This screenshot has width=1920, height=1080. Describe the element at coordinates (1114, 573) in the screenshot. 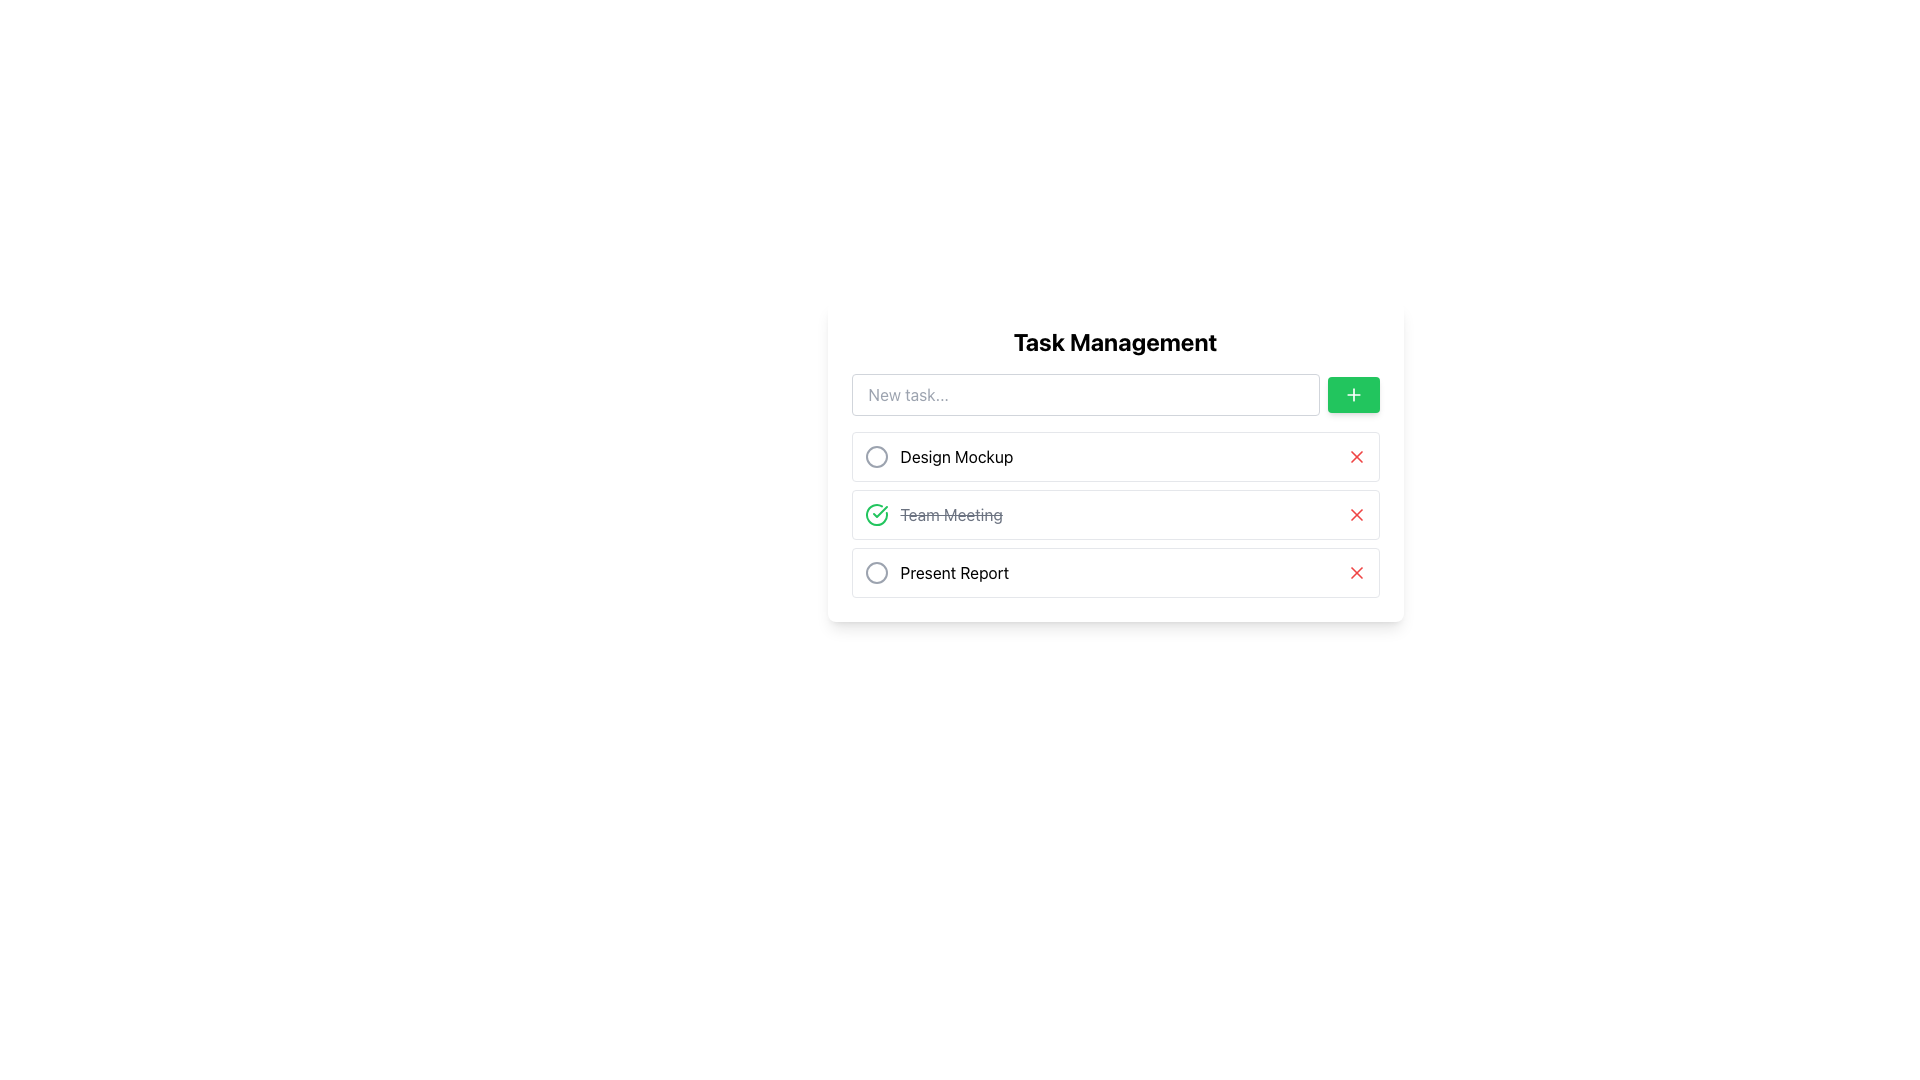

I see `the third Interactive Task Item in the task list` at that location.